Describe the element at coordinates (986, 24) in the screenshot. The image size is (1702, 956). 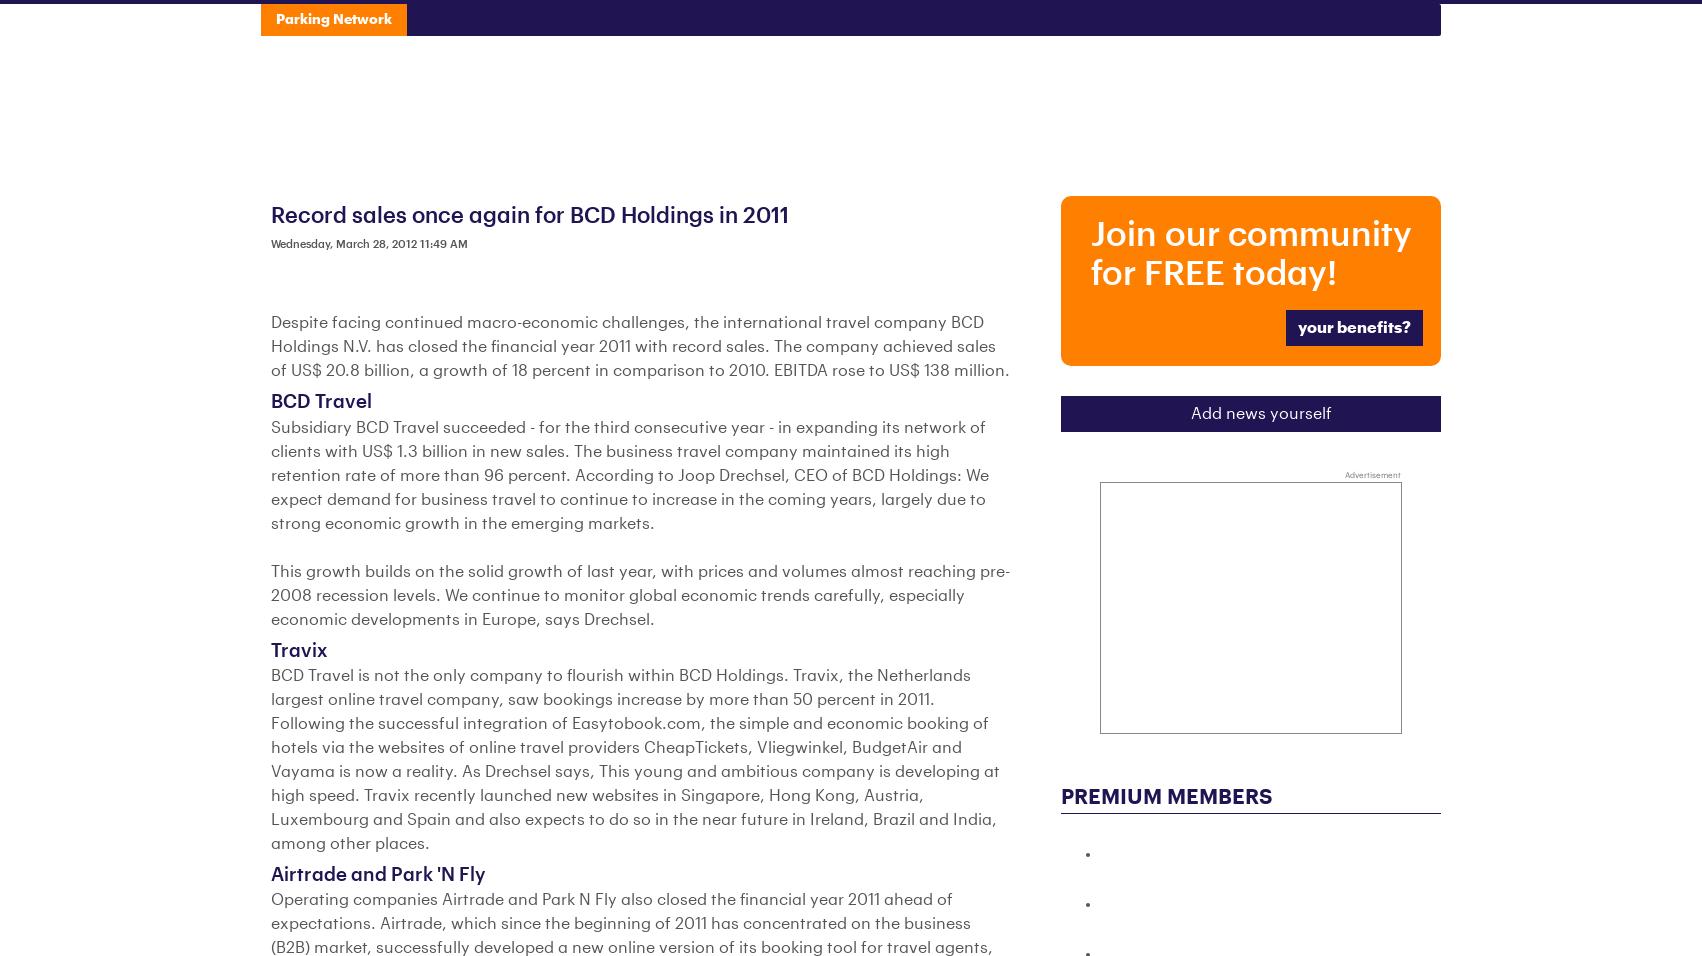
I see `'Associations'` at that location.